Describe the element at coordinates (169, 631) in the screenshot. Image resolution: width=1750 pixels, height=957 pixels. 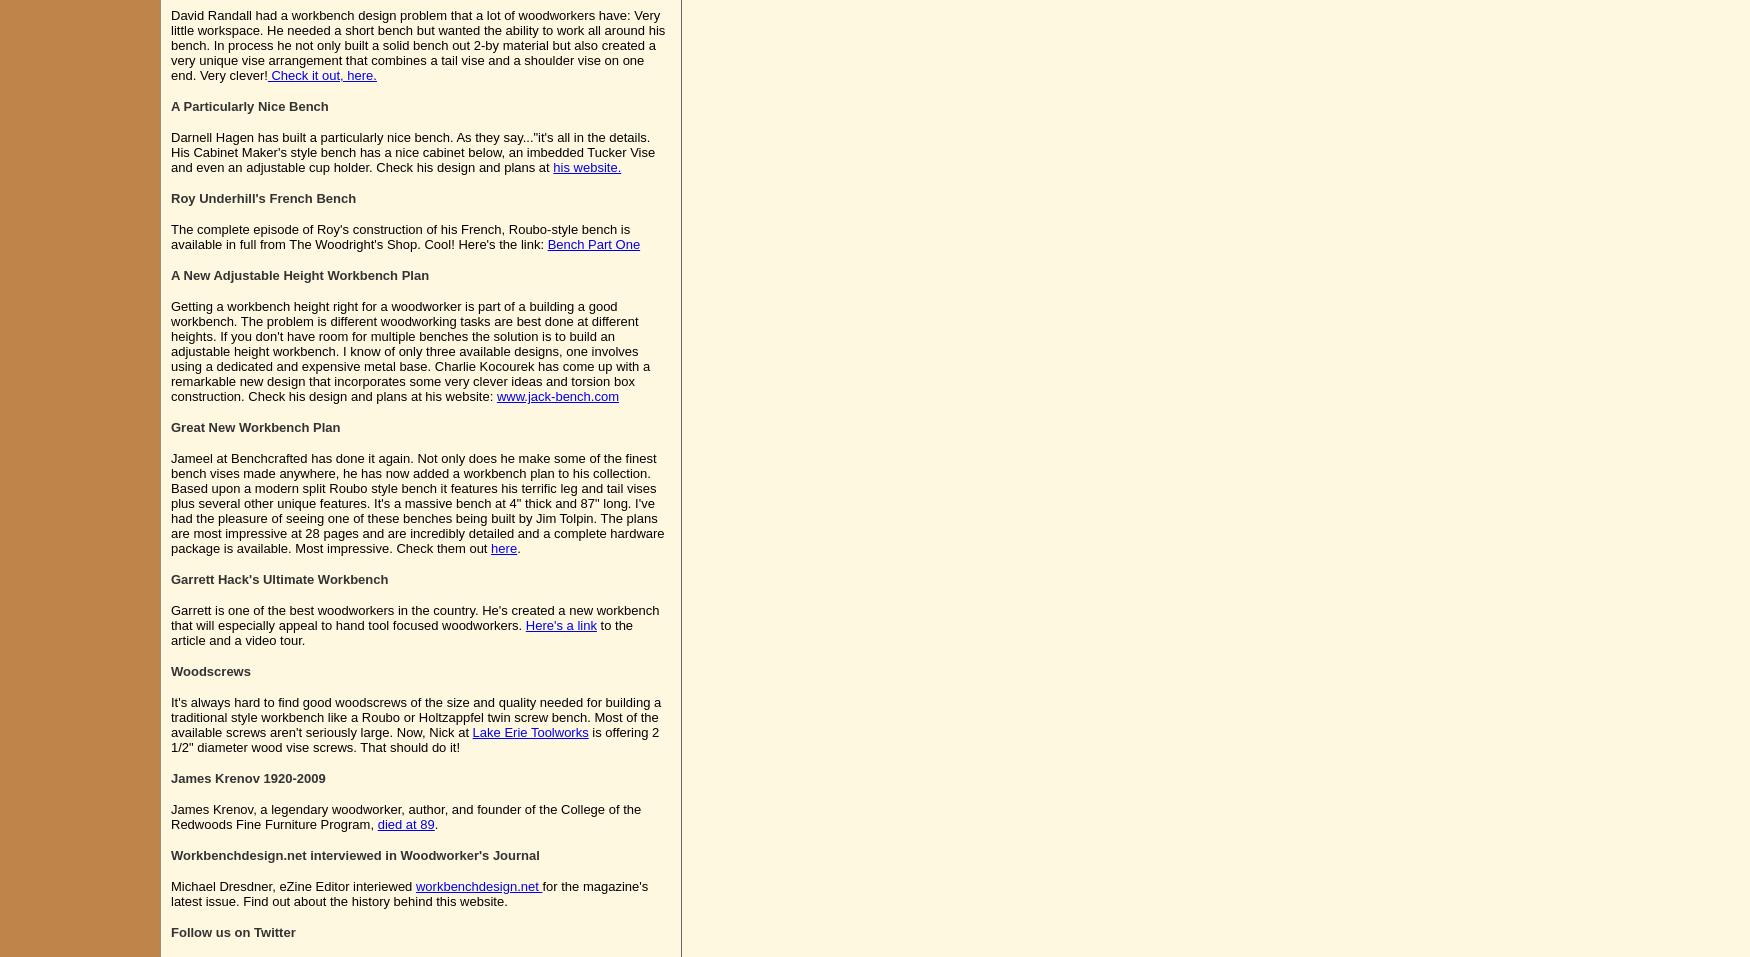
I see `'to the article and a video tour.'` at that location.